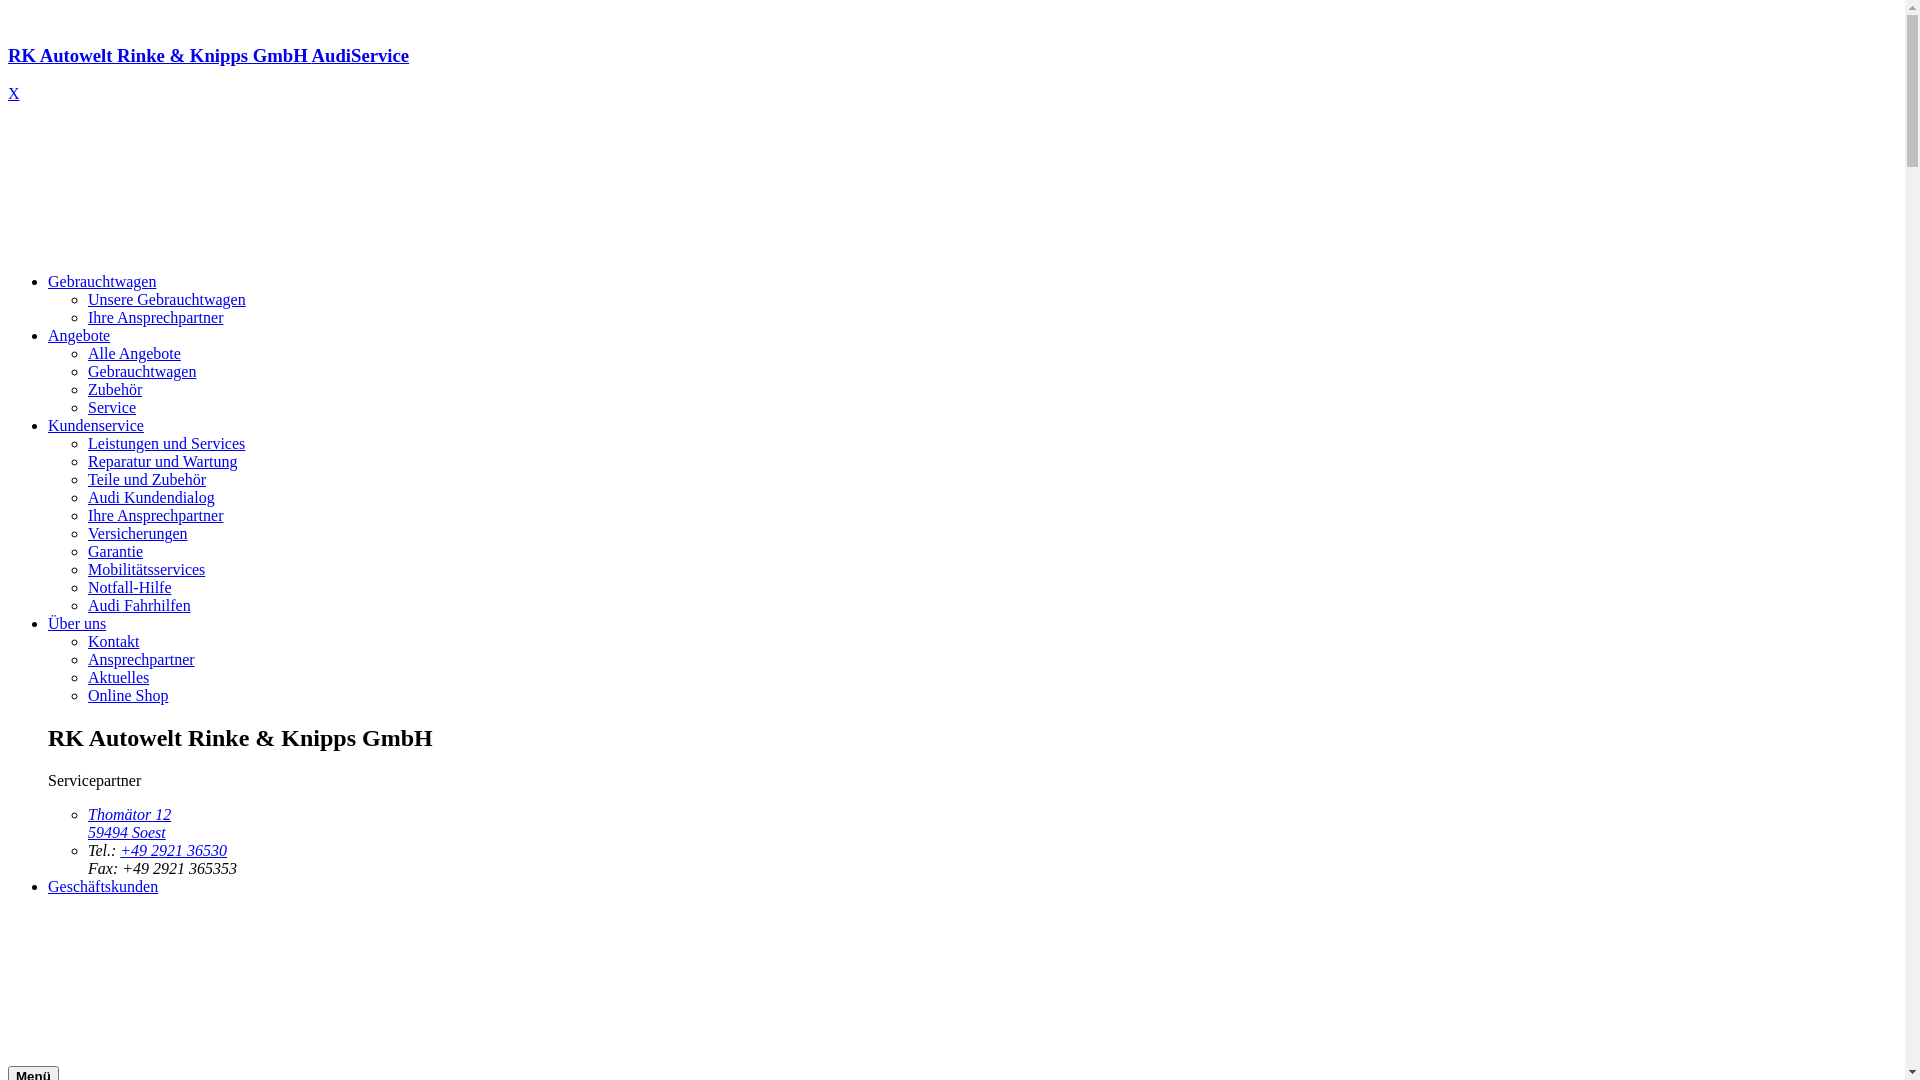 This screenshot has width=1920, height=1080. I want to click on 'Aktuelles', so click(117, 676).